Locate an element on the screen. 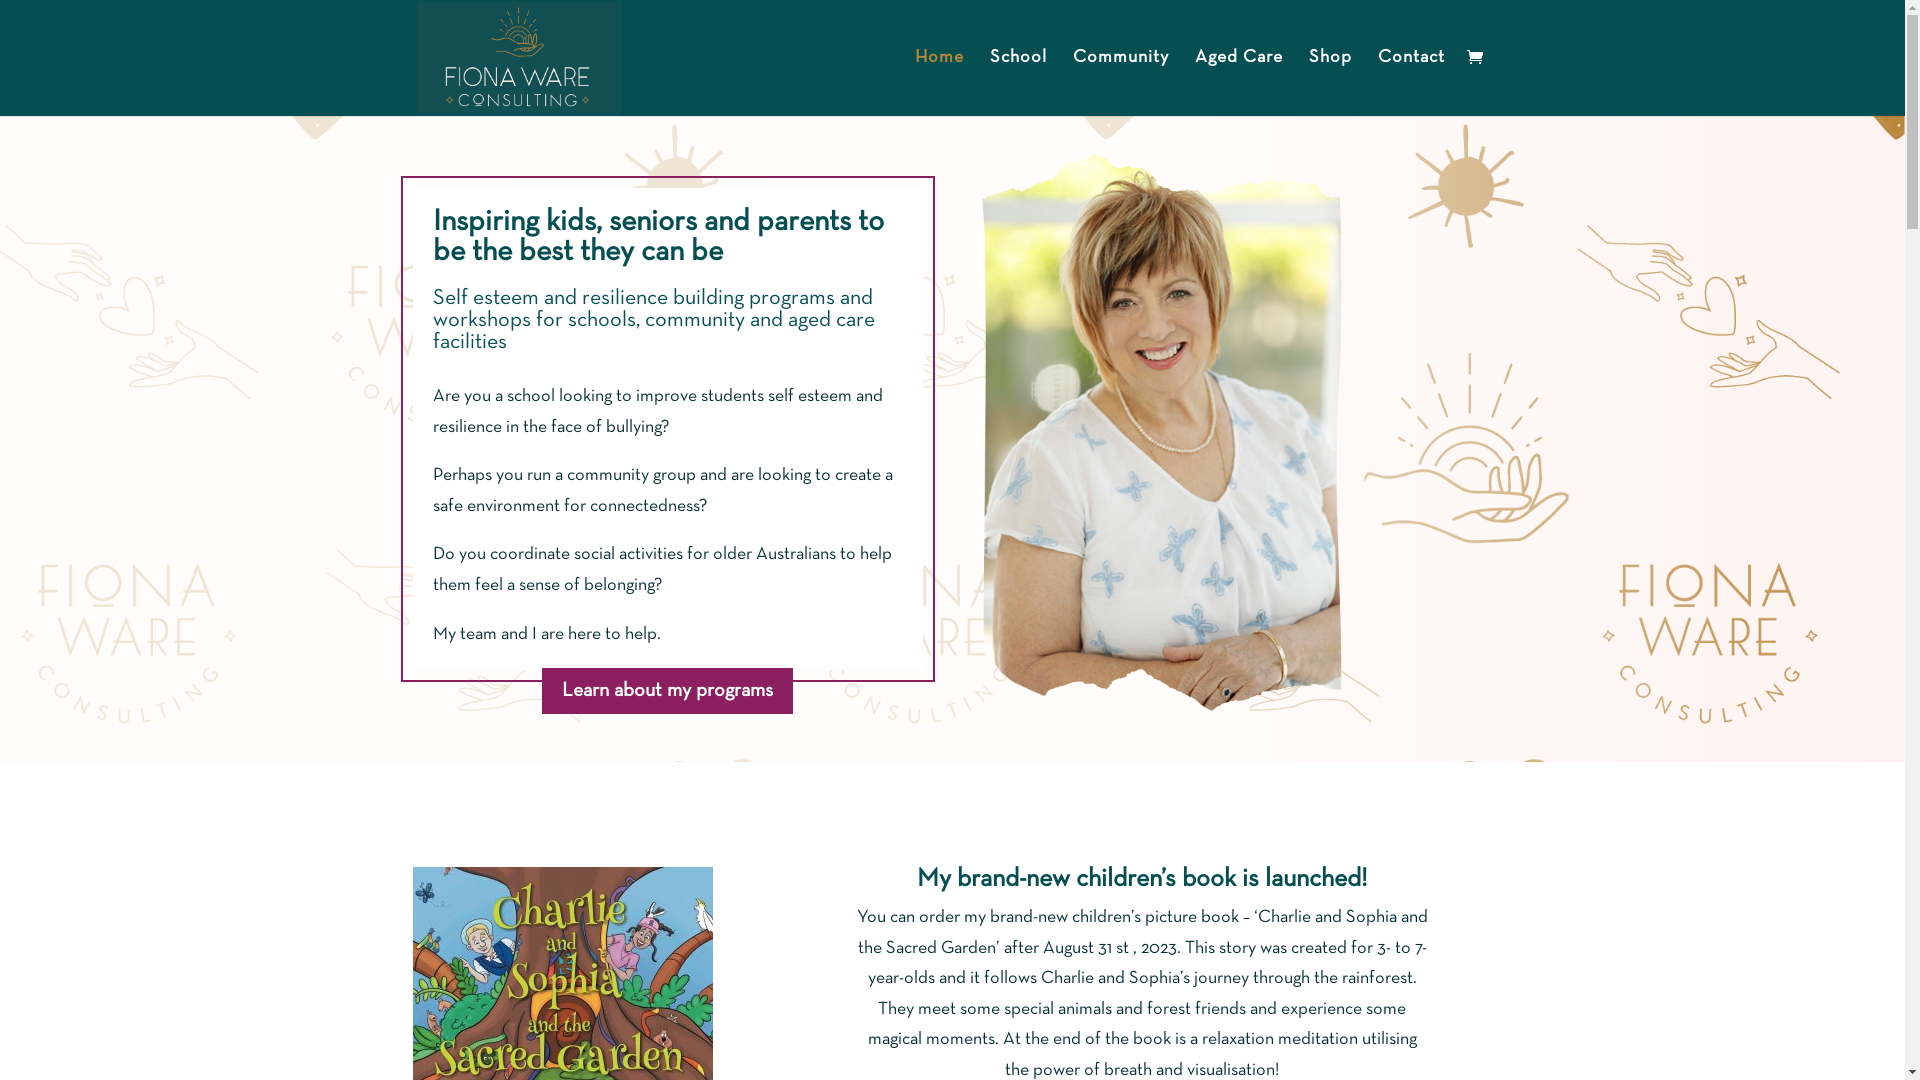 The height and width of the screenshot is (1080, 1920). 'building-resilience-workshop-program' is located at coordinates (1162, 438).